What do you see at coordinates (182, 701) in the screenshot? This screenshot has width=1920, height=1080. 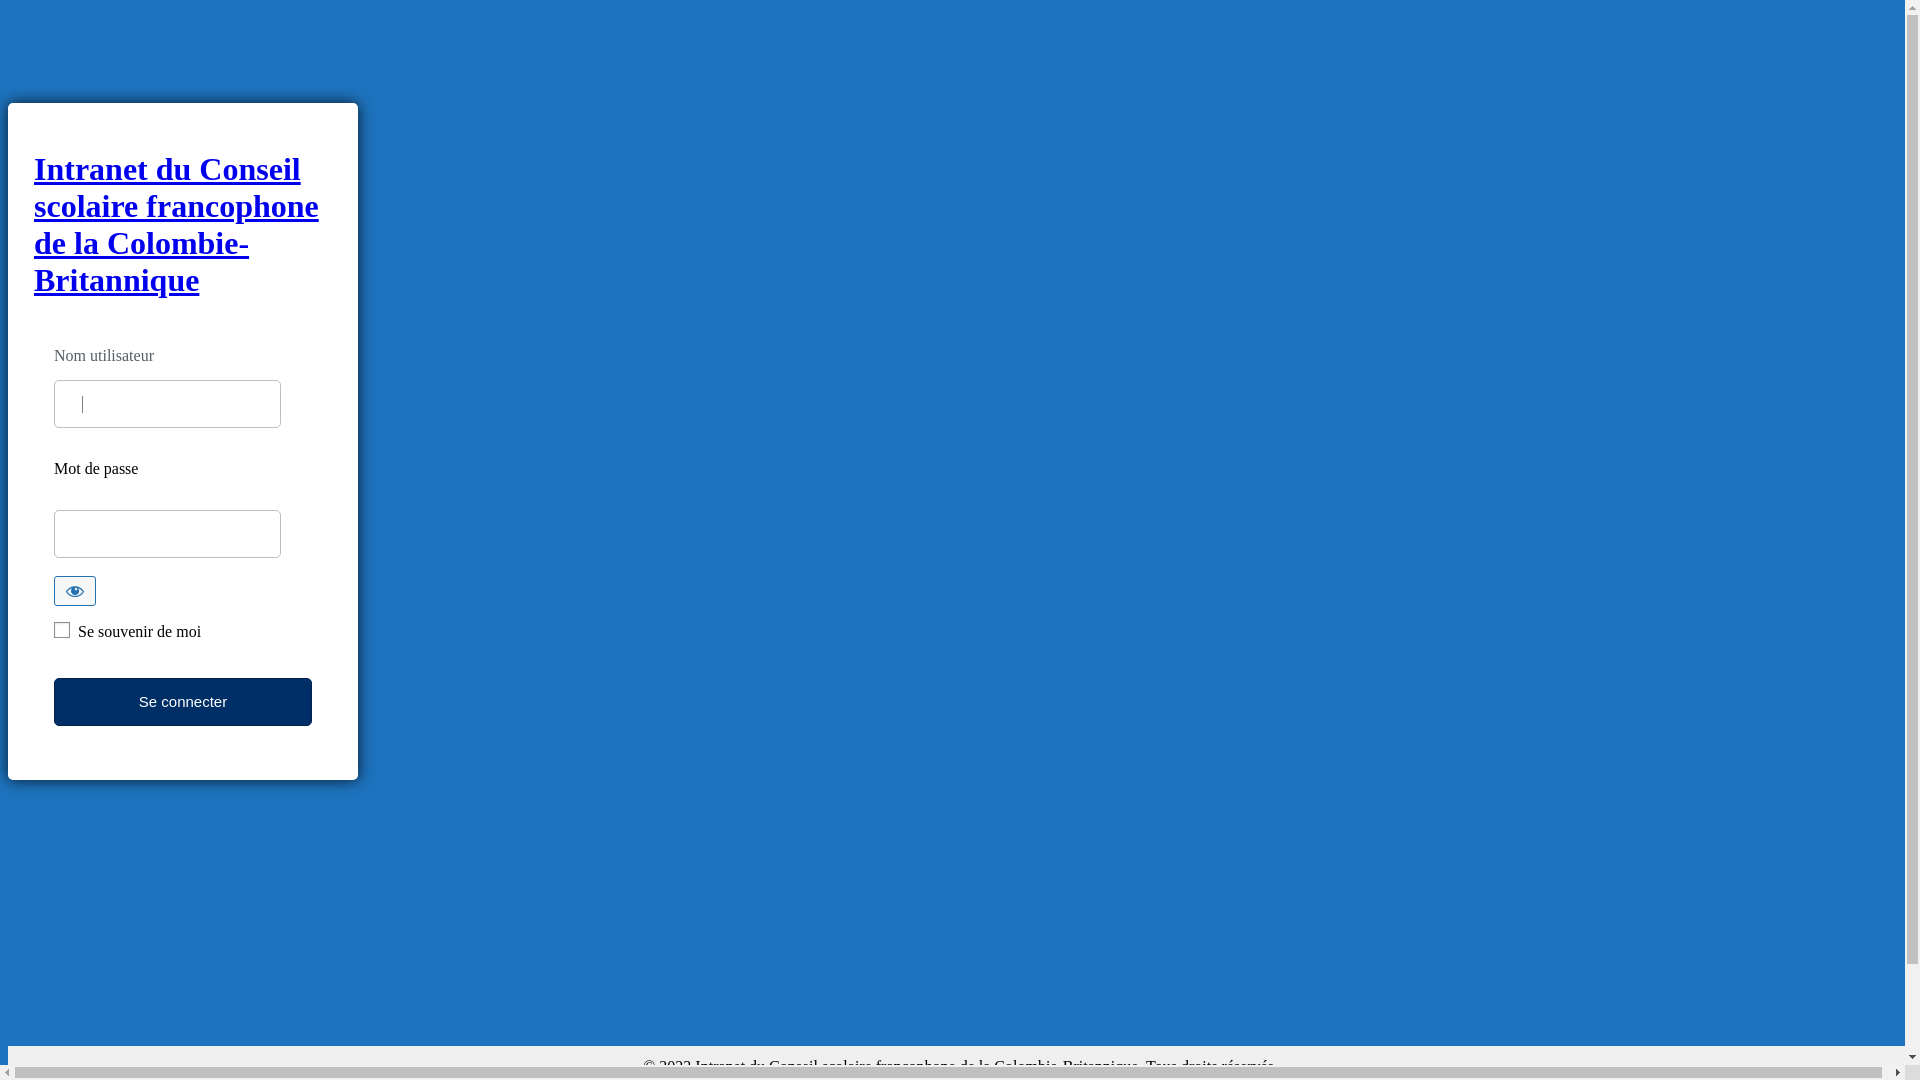 I see `'Se connecter'` at bounding box center [182, 701].